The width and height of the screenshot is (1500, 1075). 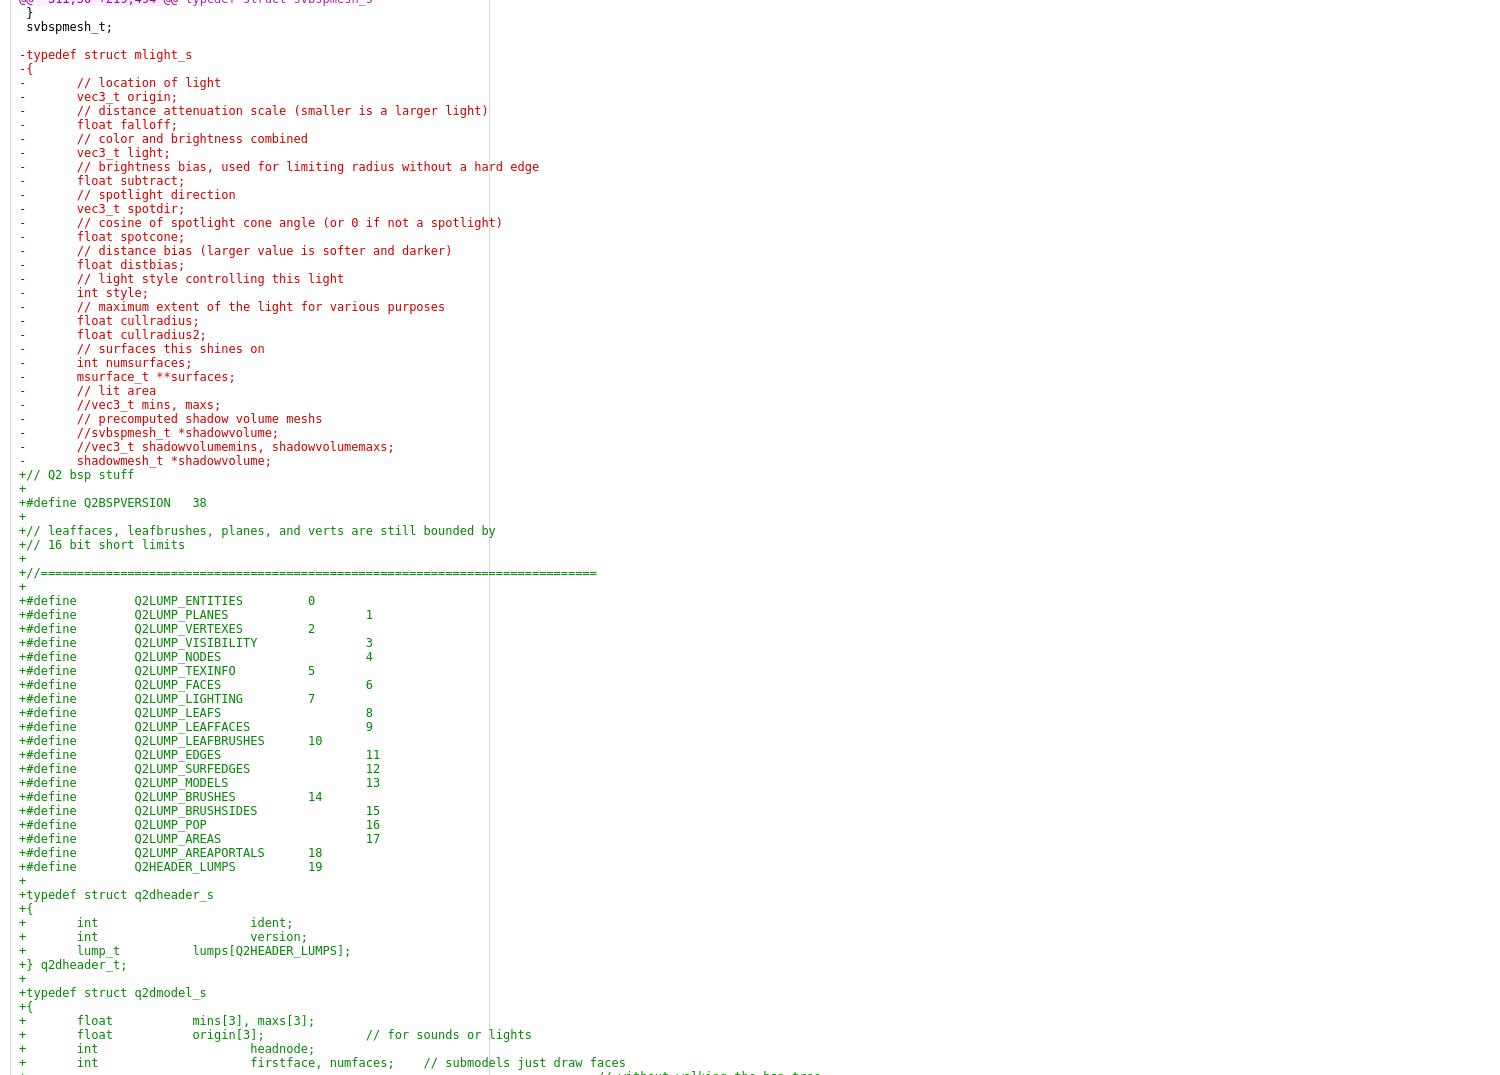 I want to click on '-       //vec3_t mins, maxs;', so click(x=119, y=403).